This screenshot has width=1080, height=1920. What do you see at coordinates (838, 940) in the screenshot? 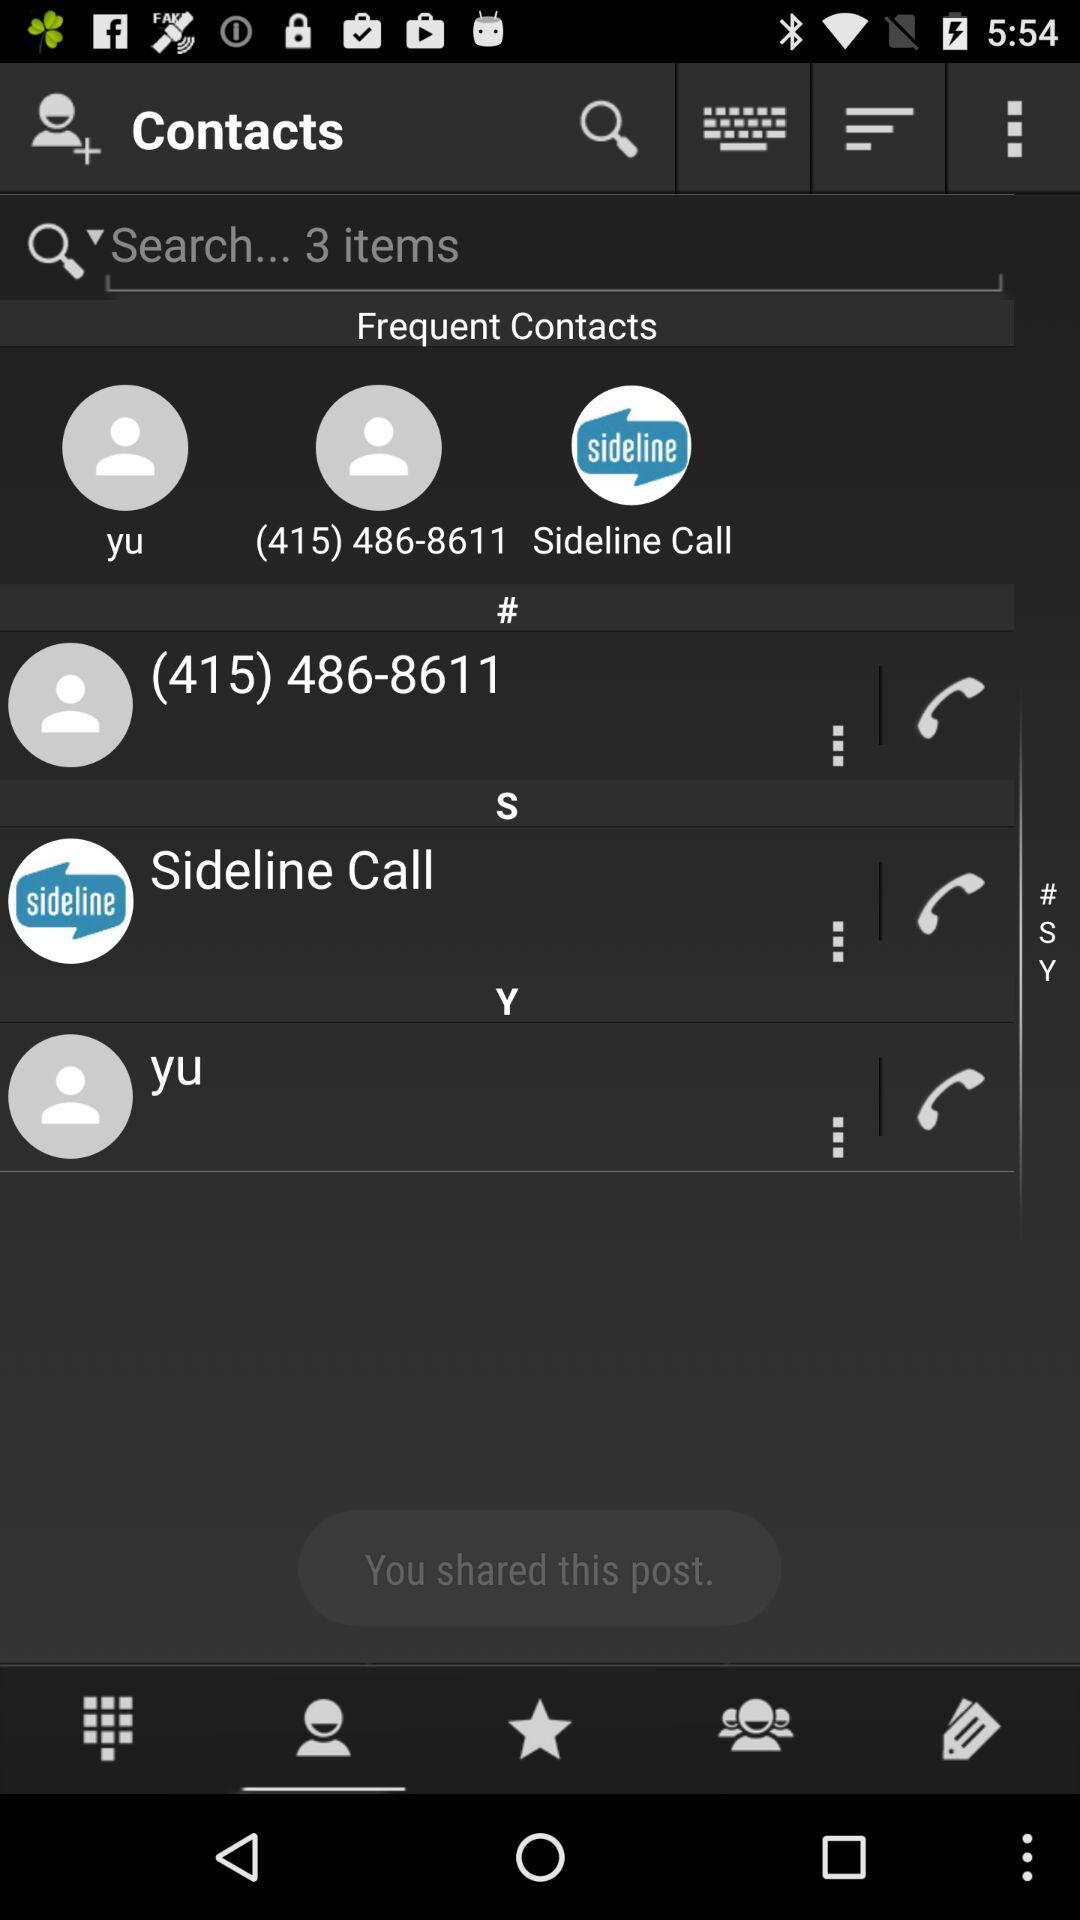
I see `expand entry` at bounding box center [838, 940].